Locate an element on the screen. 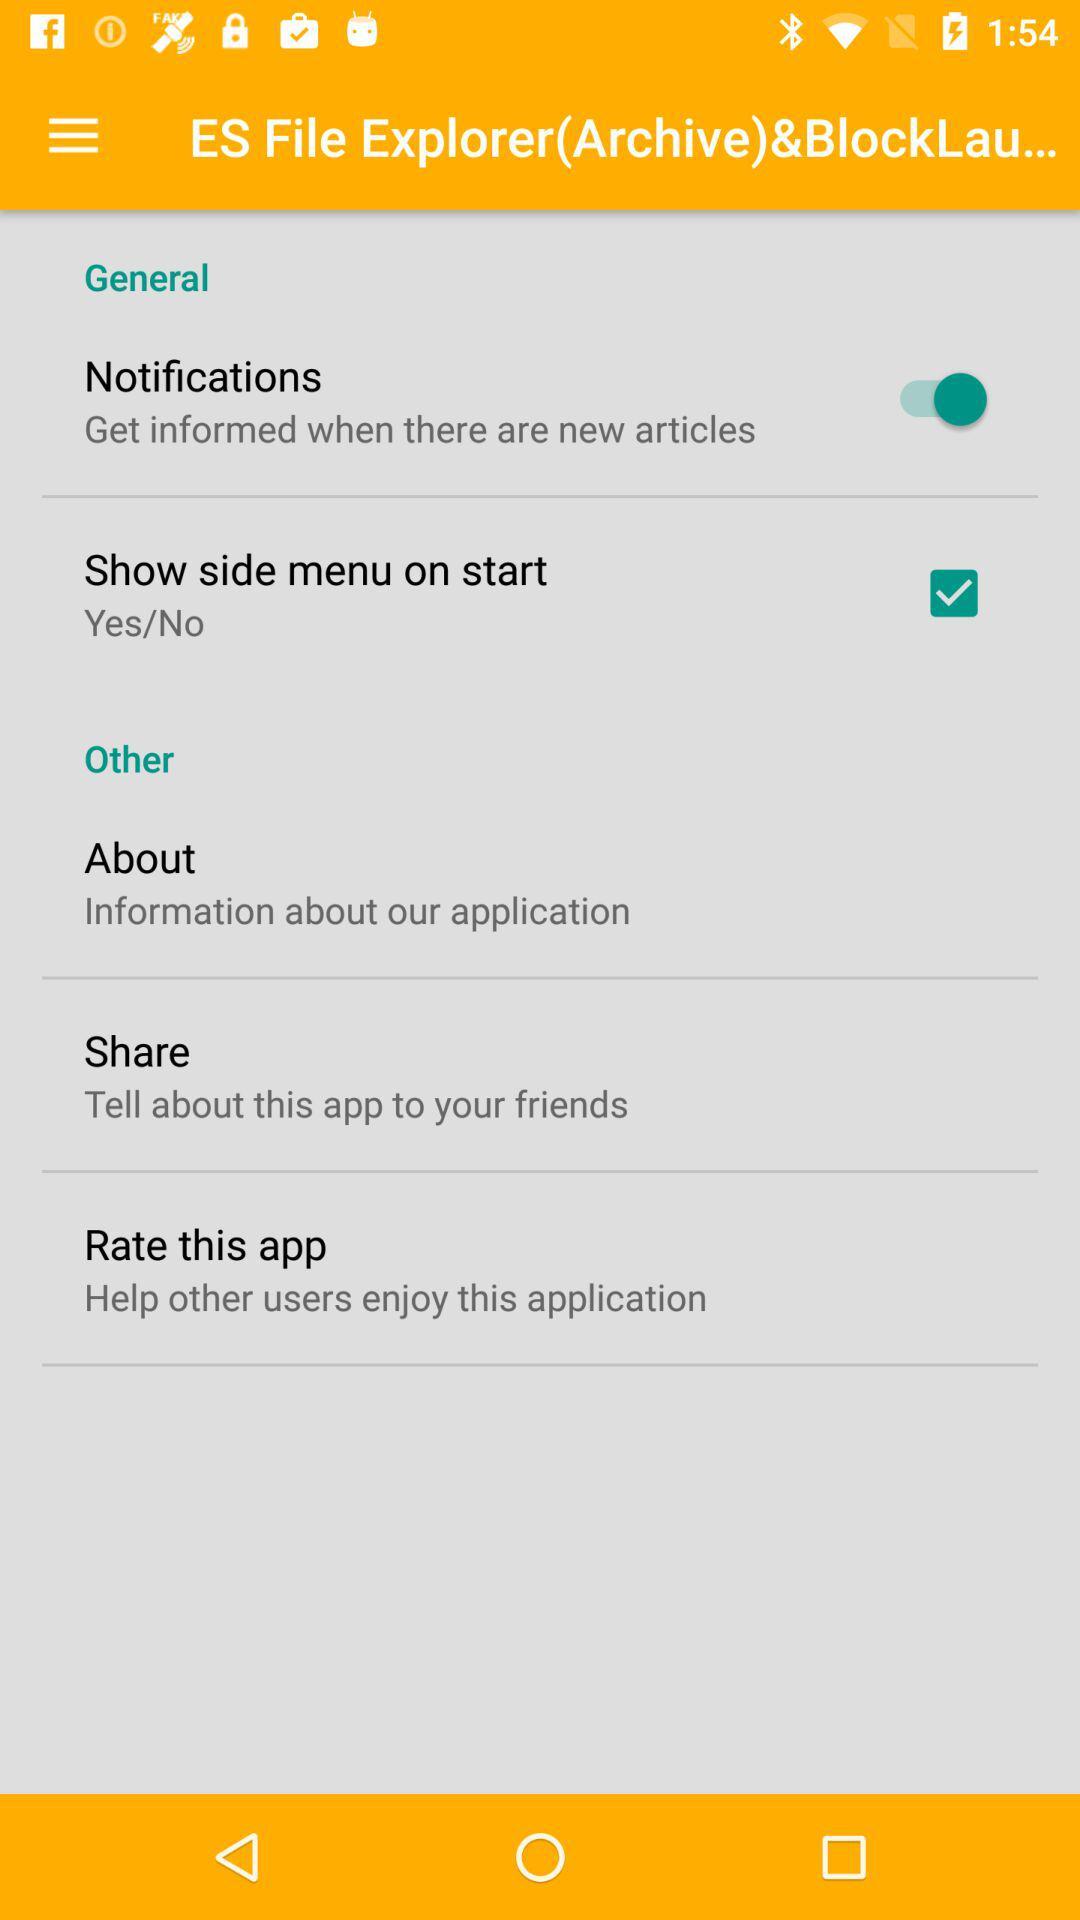 This screenshot has height=1920, width=1080. icon below the general item is located at coordinates (203, 374).